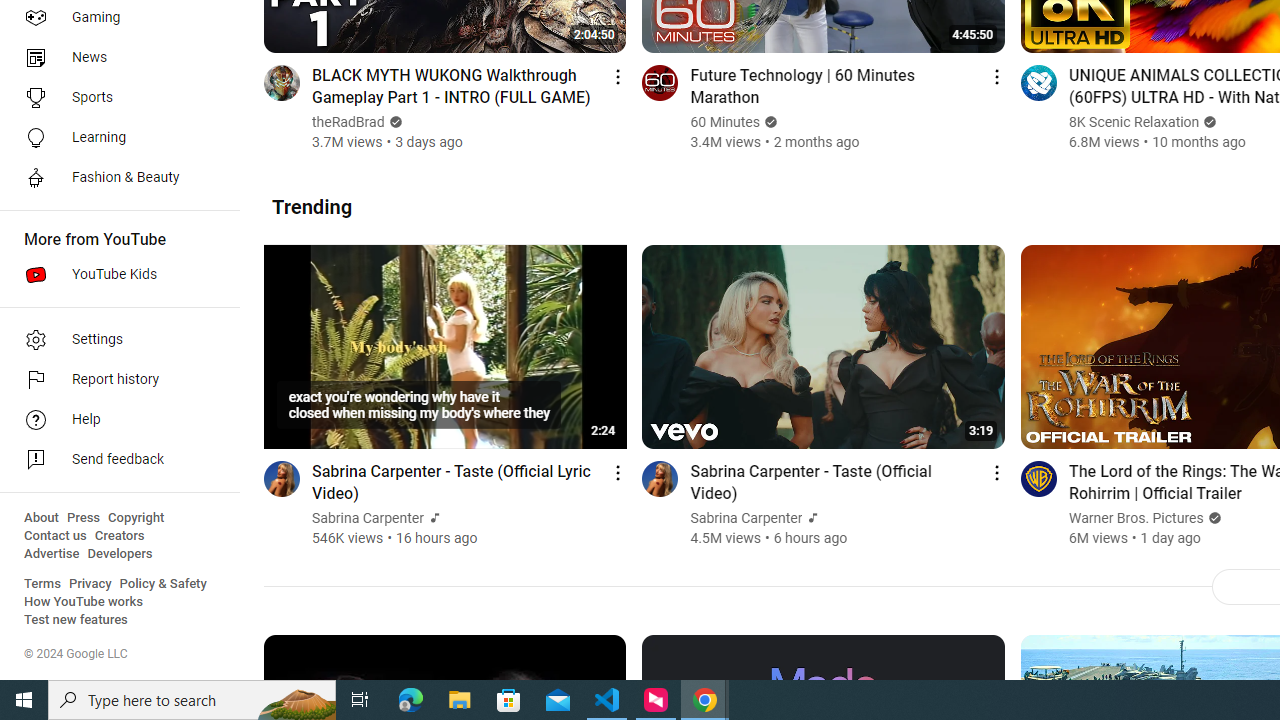  What do you see at coordinates (119, 554) in the screenshot?
I see `'Developers'` at bounding box center [119, 554].